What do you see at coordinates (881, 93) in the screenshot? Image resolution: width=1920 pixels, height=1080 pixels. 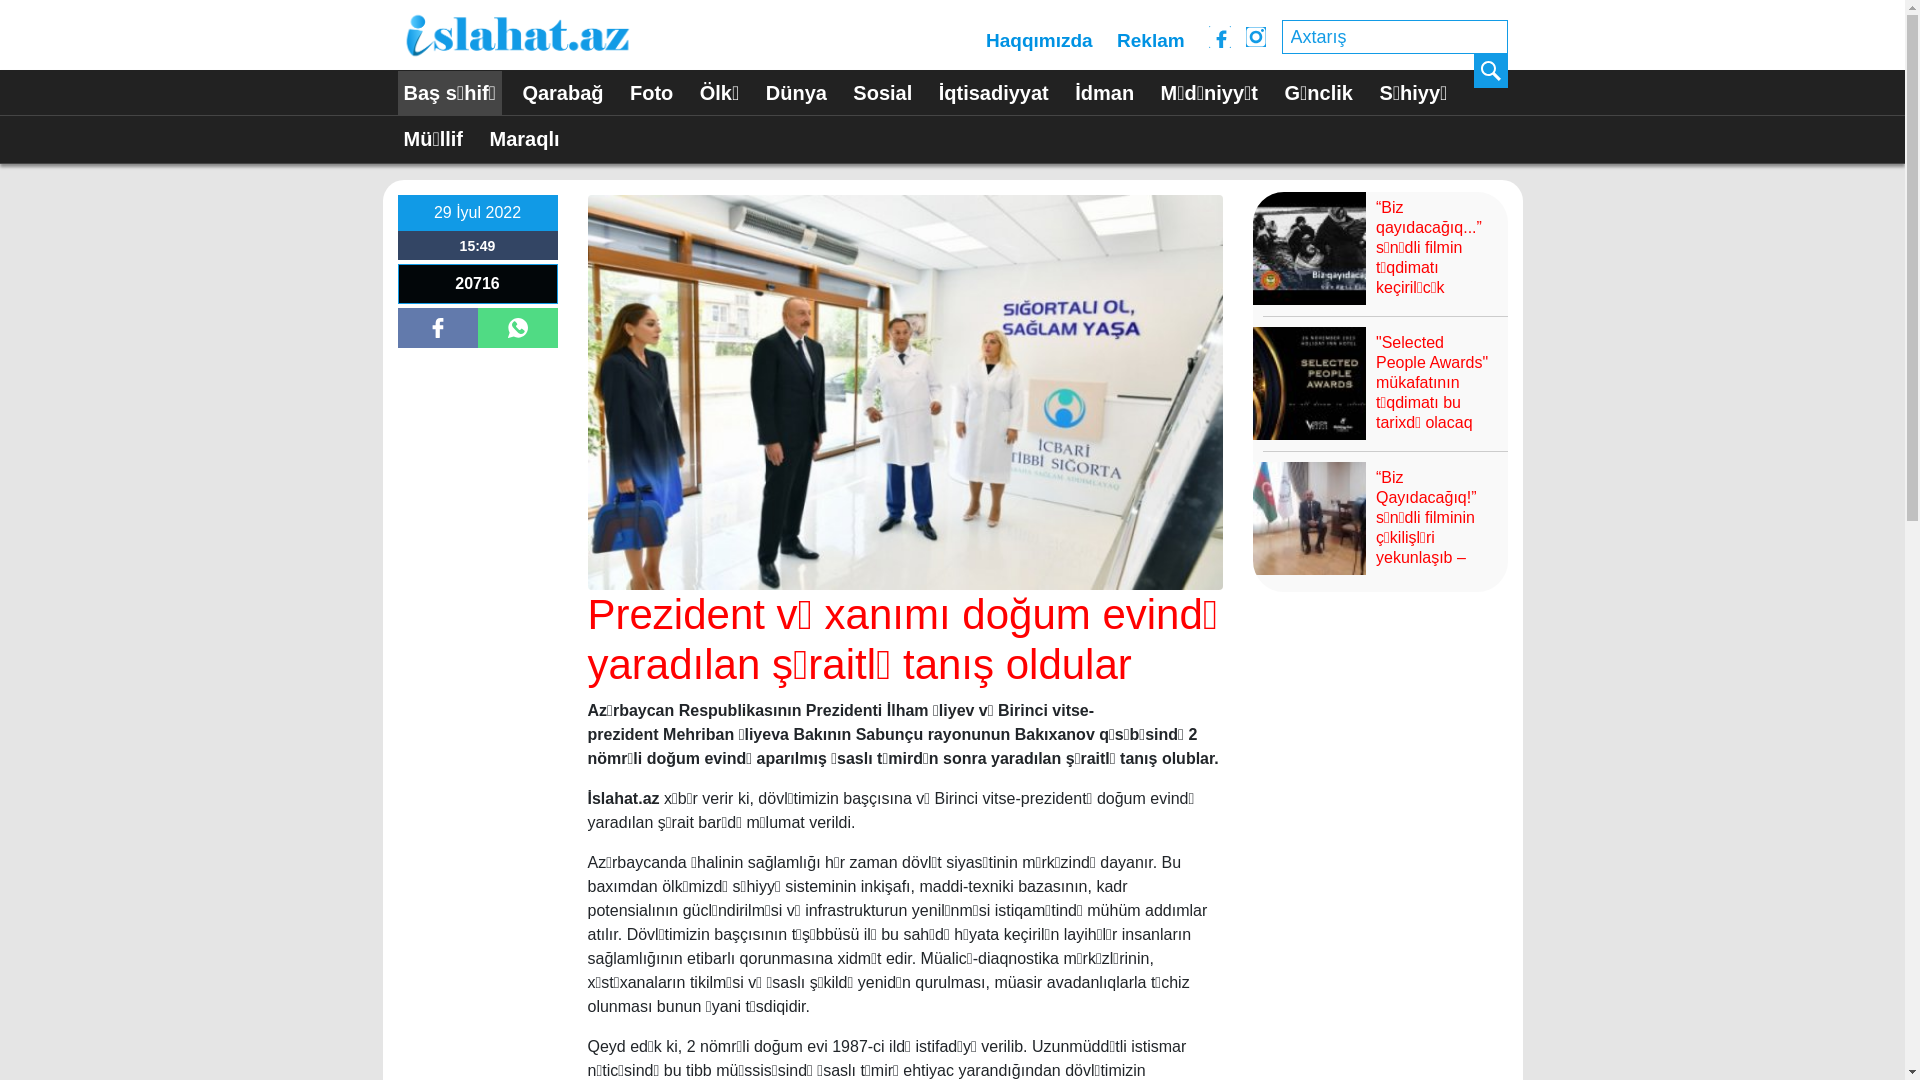 I see `'Sosial'` at bounding box center [881, 93].